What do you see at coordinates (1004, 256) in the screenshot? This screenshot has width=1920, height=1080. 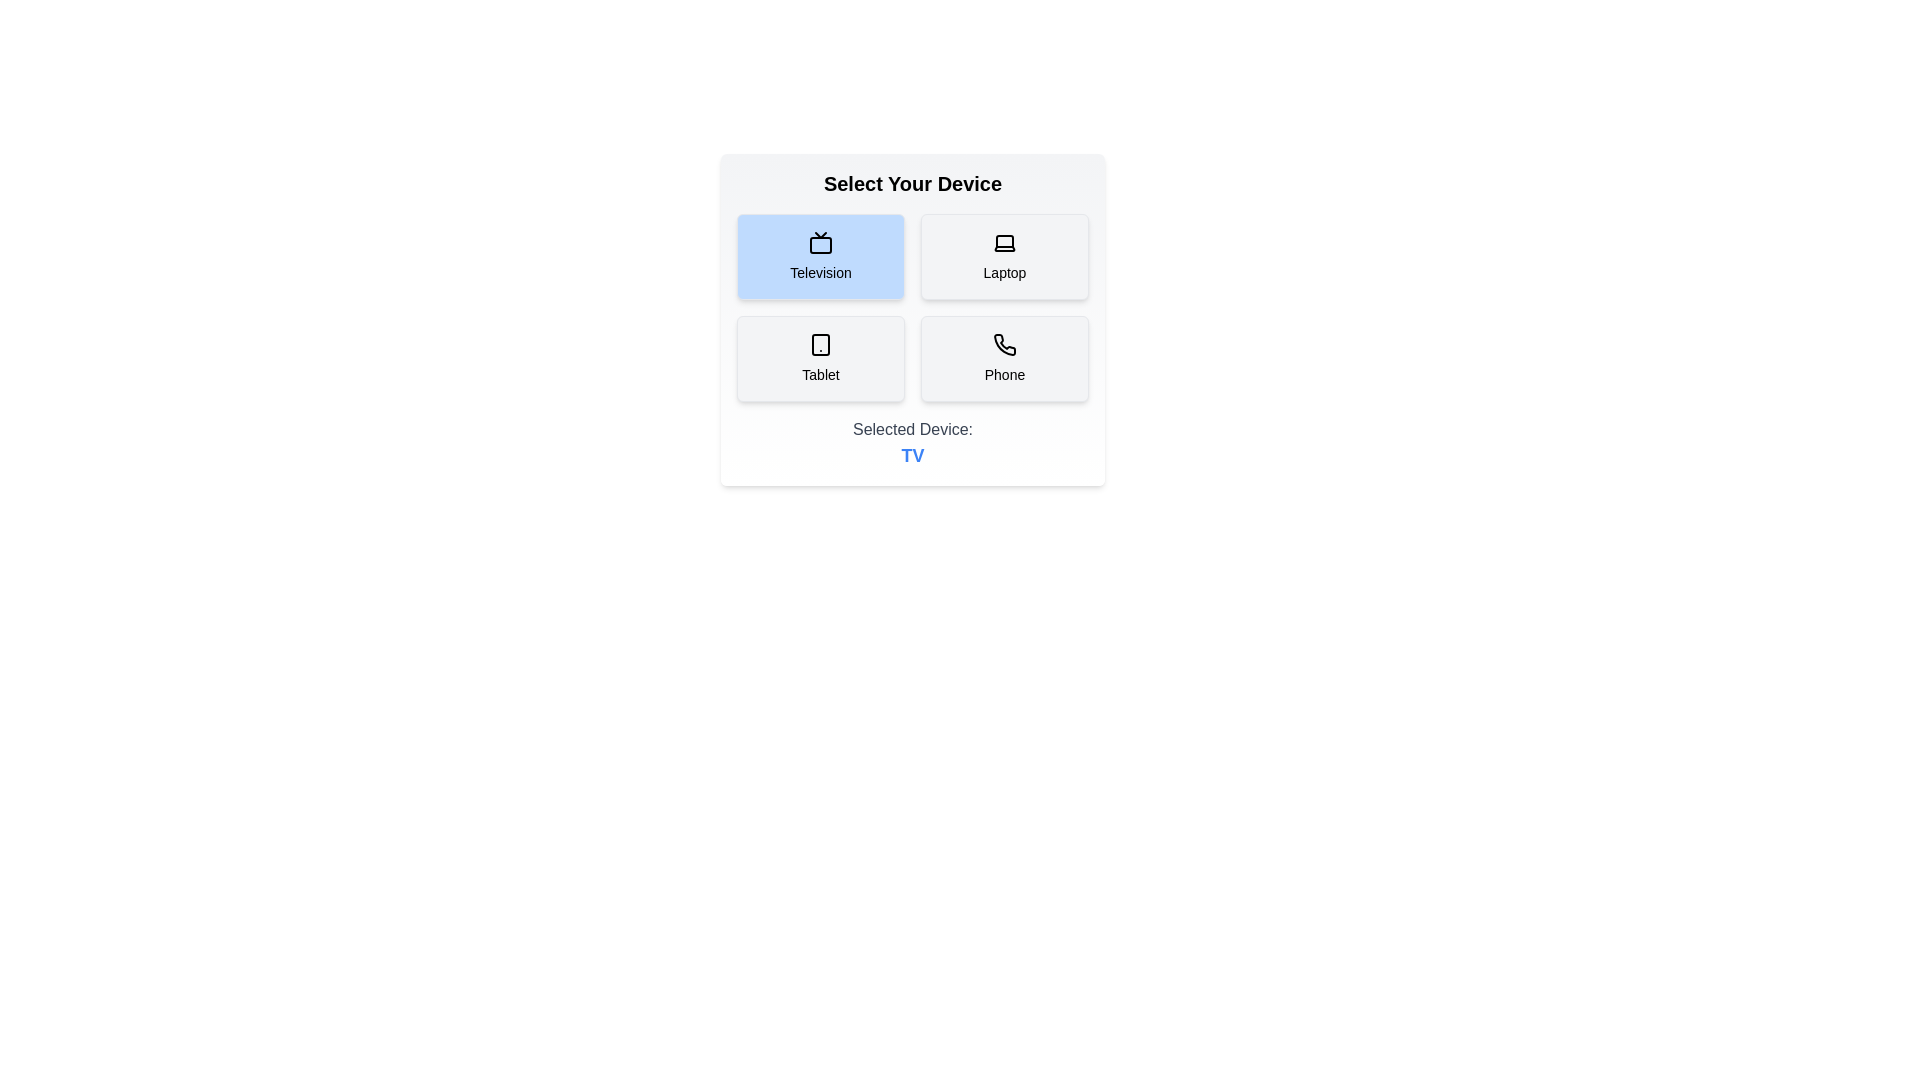 I see `the button labeled Laptop to observe its visual effect` at bounding box center [1004, 256].